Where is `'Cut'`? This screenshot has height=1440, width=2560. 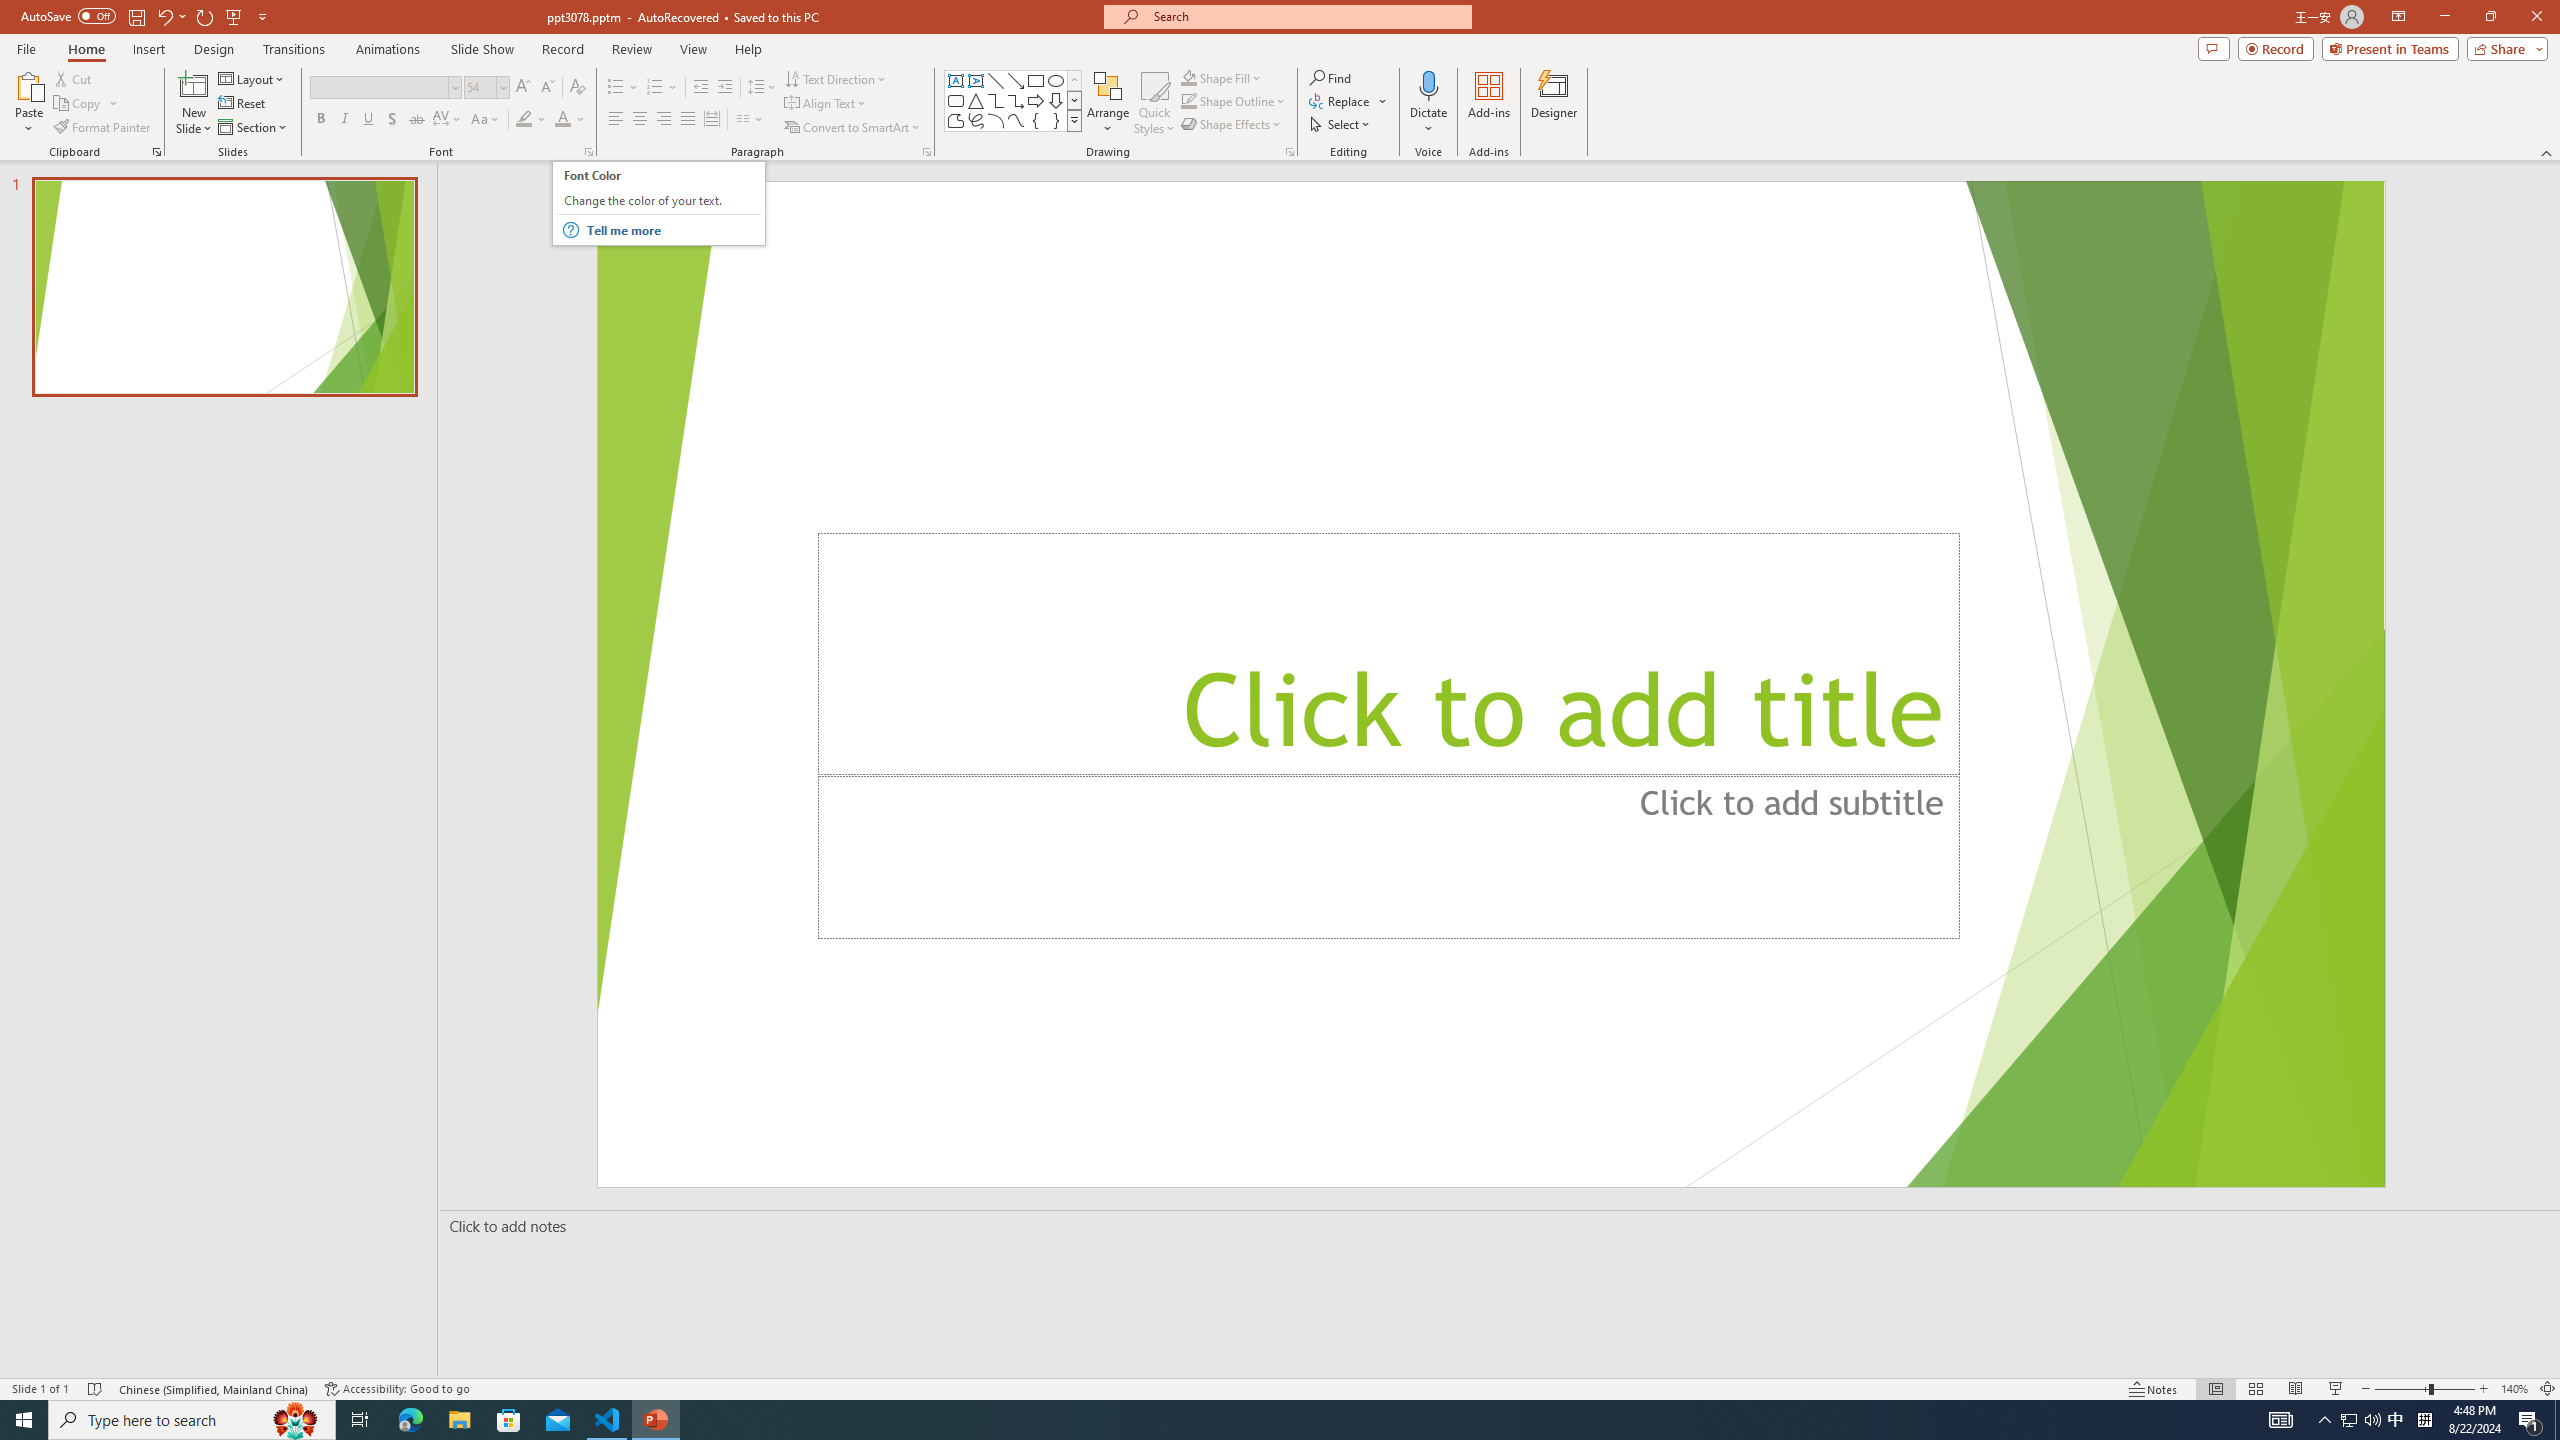 'Cut' is located at coordinates (73, 78).